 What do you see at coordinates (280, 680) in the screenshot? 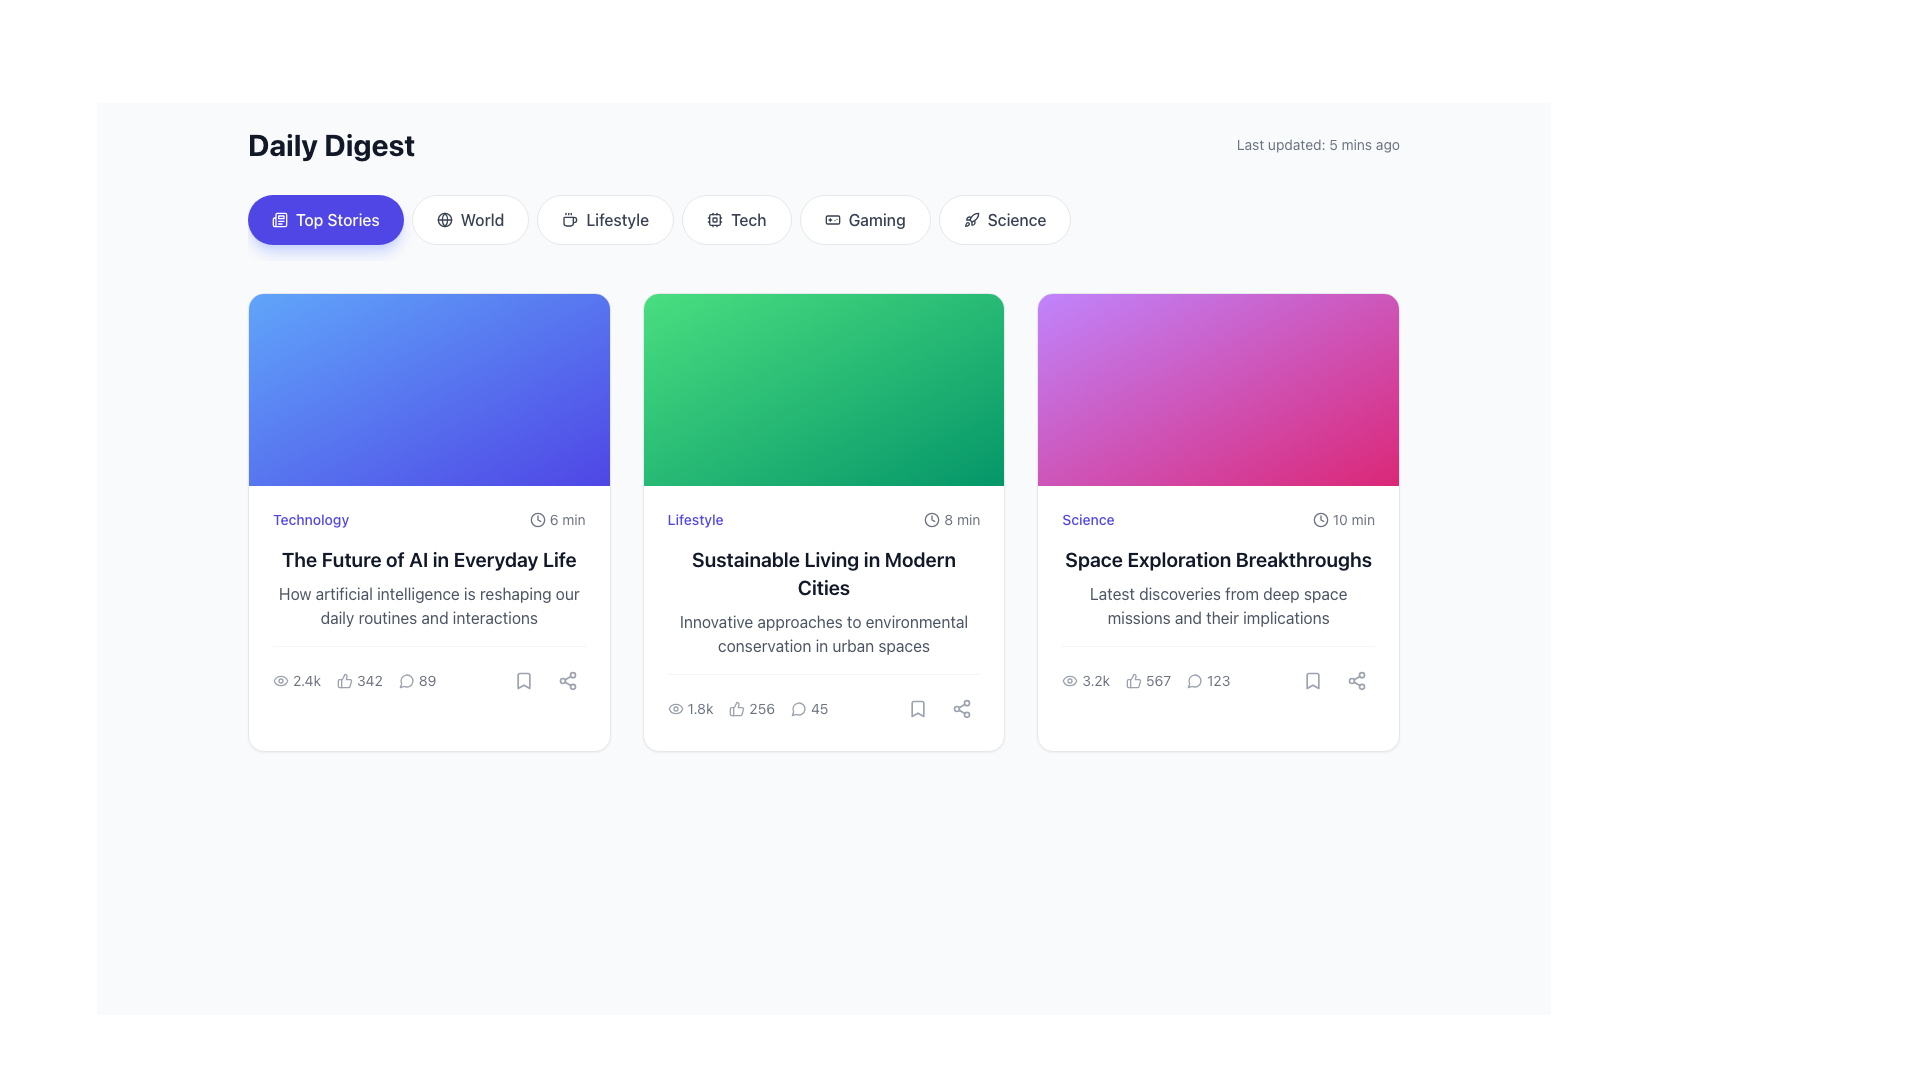
I see `the eye icon, which is part of an SVG component with light gray strokes` at bounding box center [280, 680].